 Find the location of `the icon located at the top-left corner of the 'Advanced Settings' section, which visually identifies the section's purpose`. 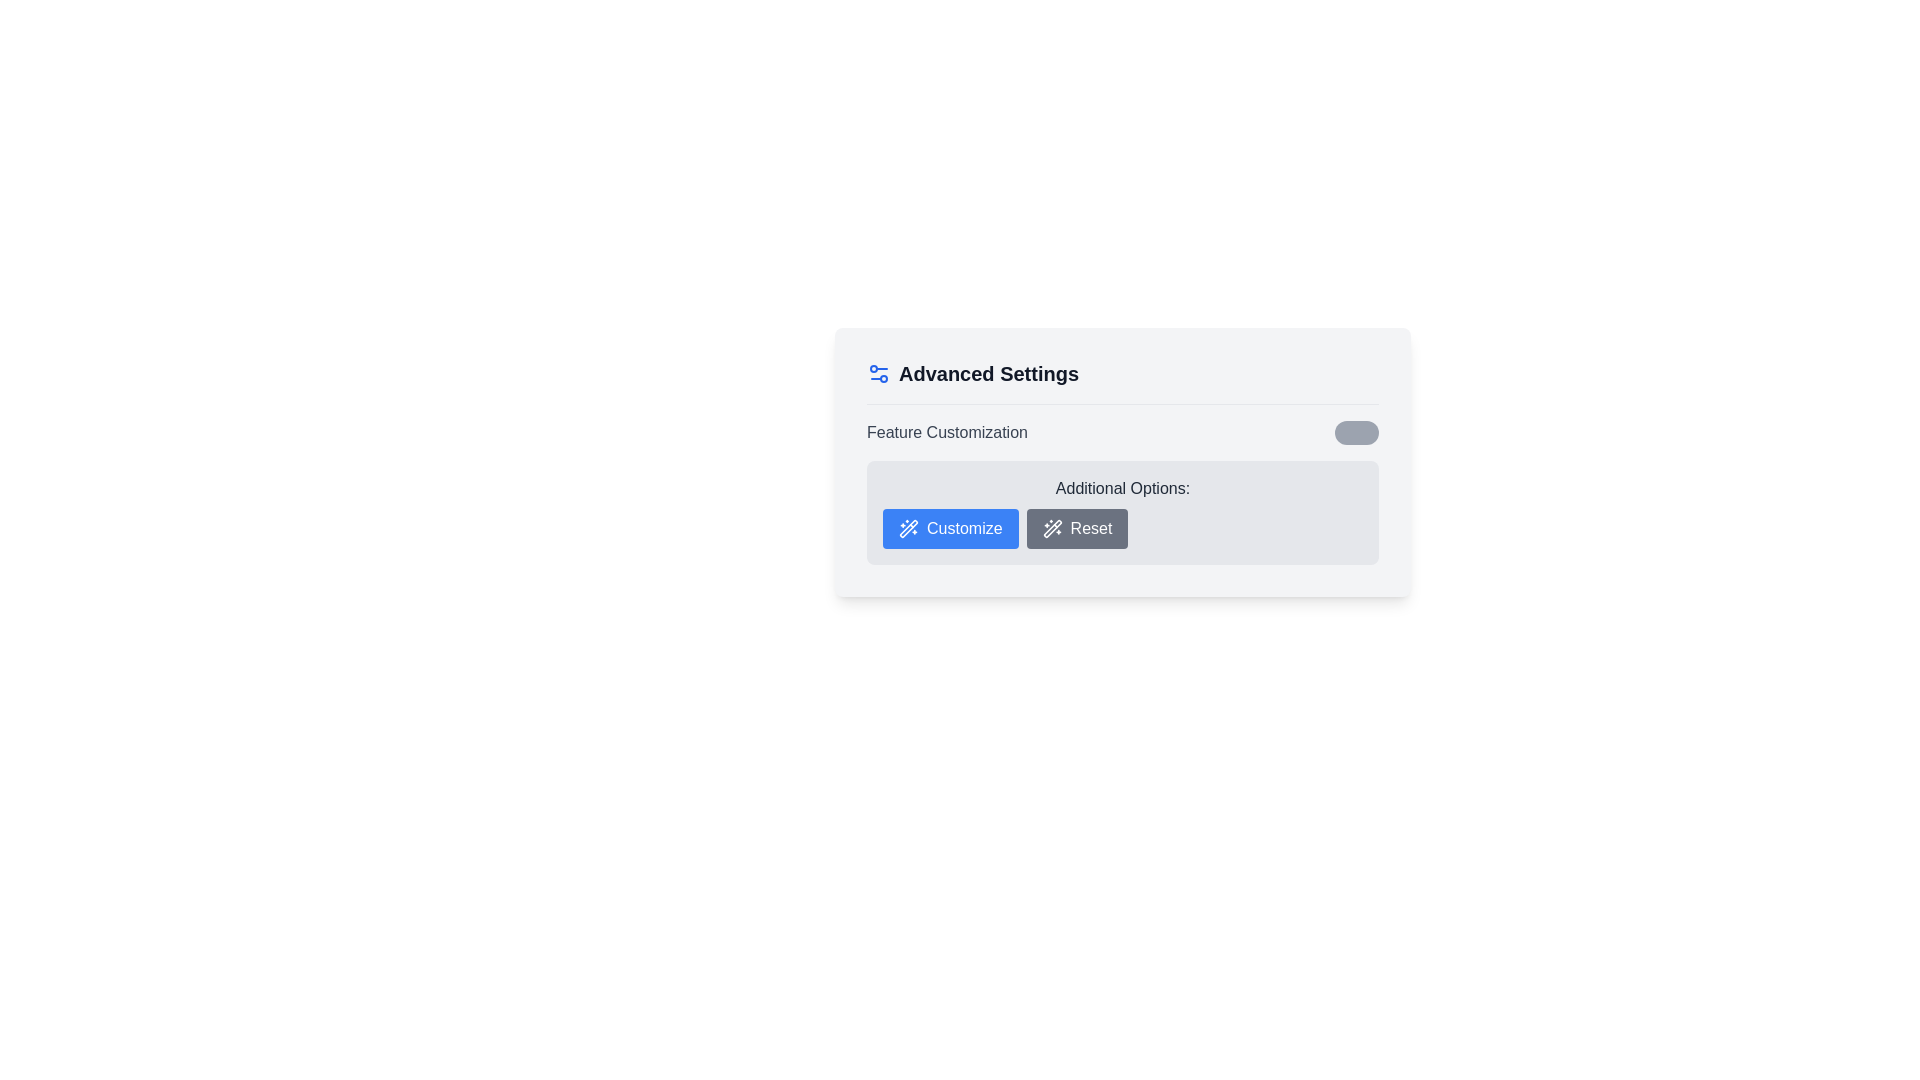

the icon located at the top-left corner of the 'Advanced Settings' section, which visually identifies the section's purpose is located at coordinates (878, 374).